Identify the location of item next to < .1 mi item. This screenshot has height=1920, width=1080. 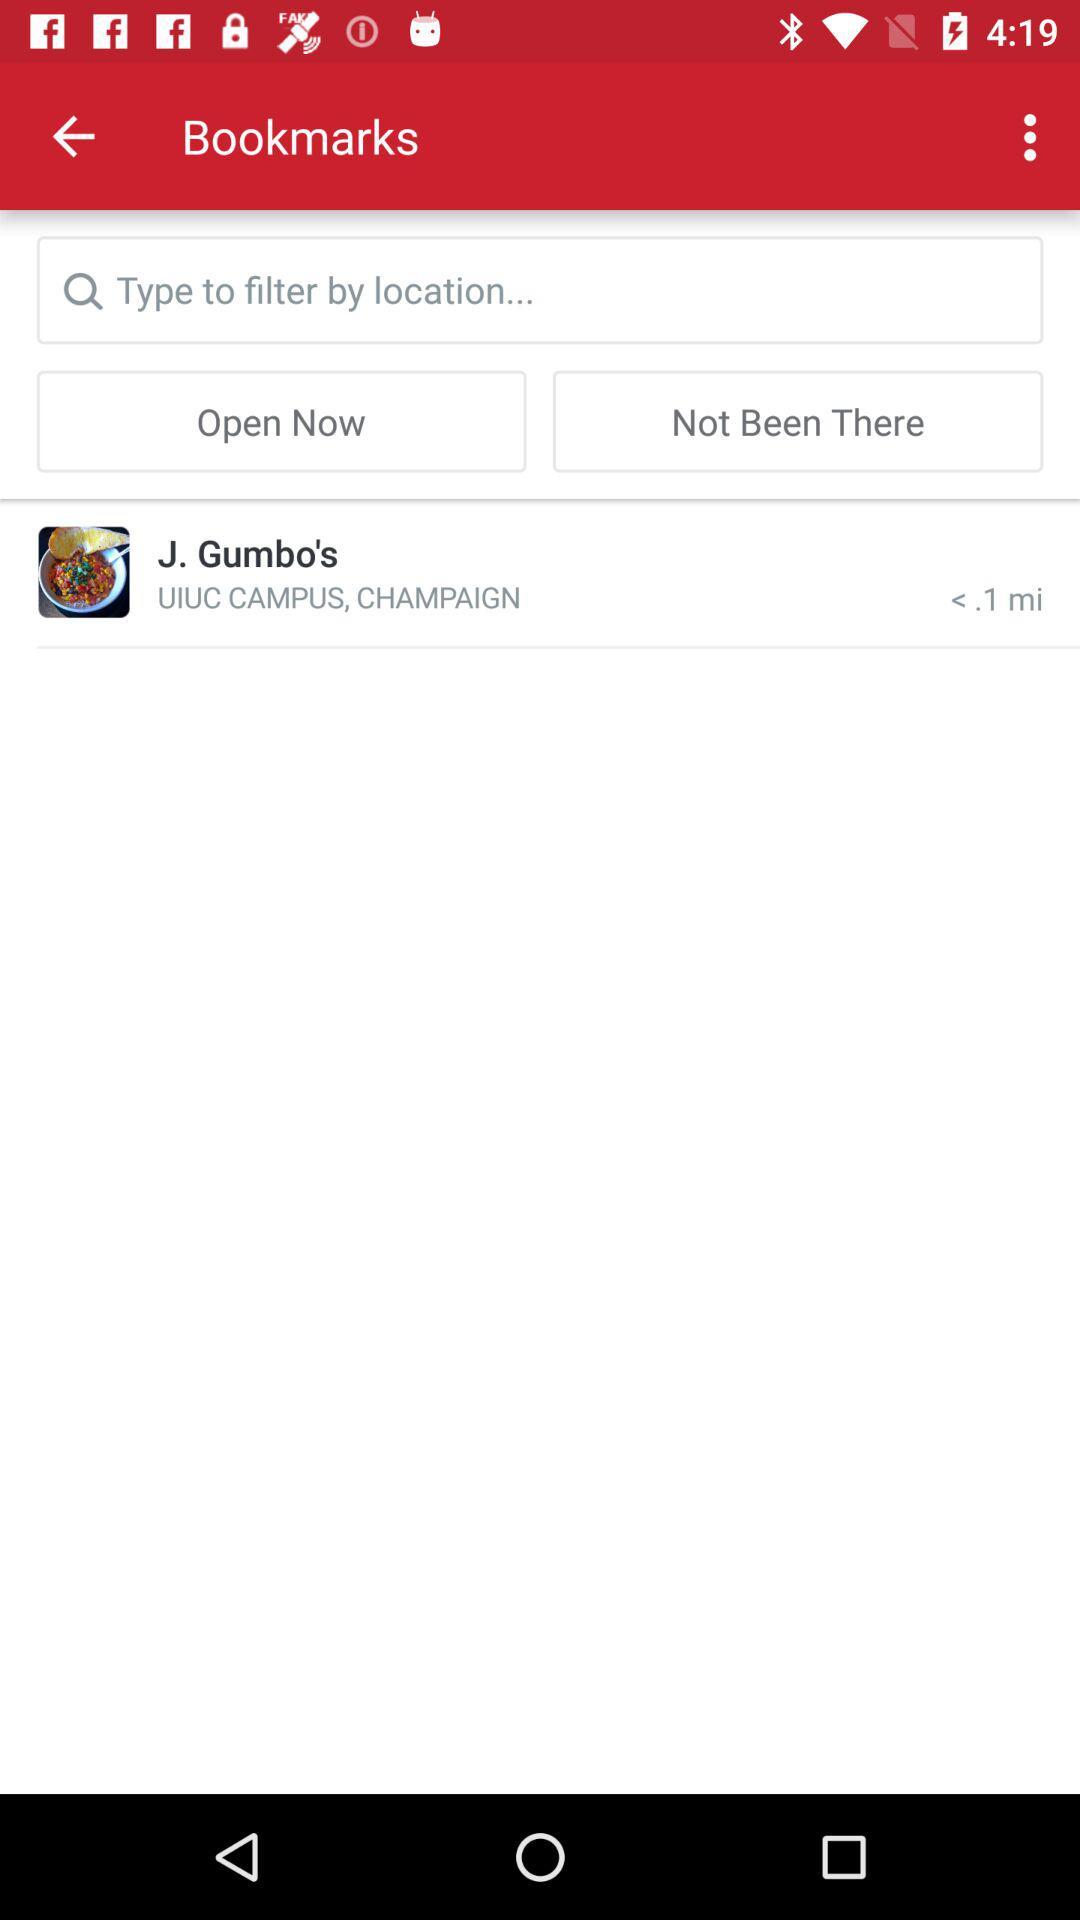
(246, 552).